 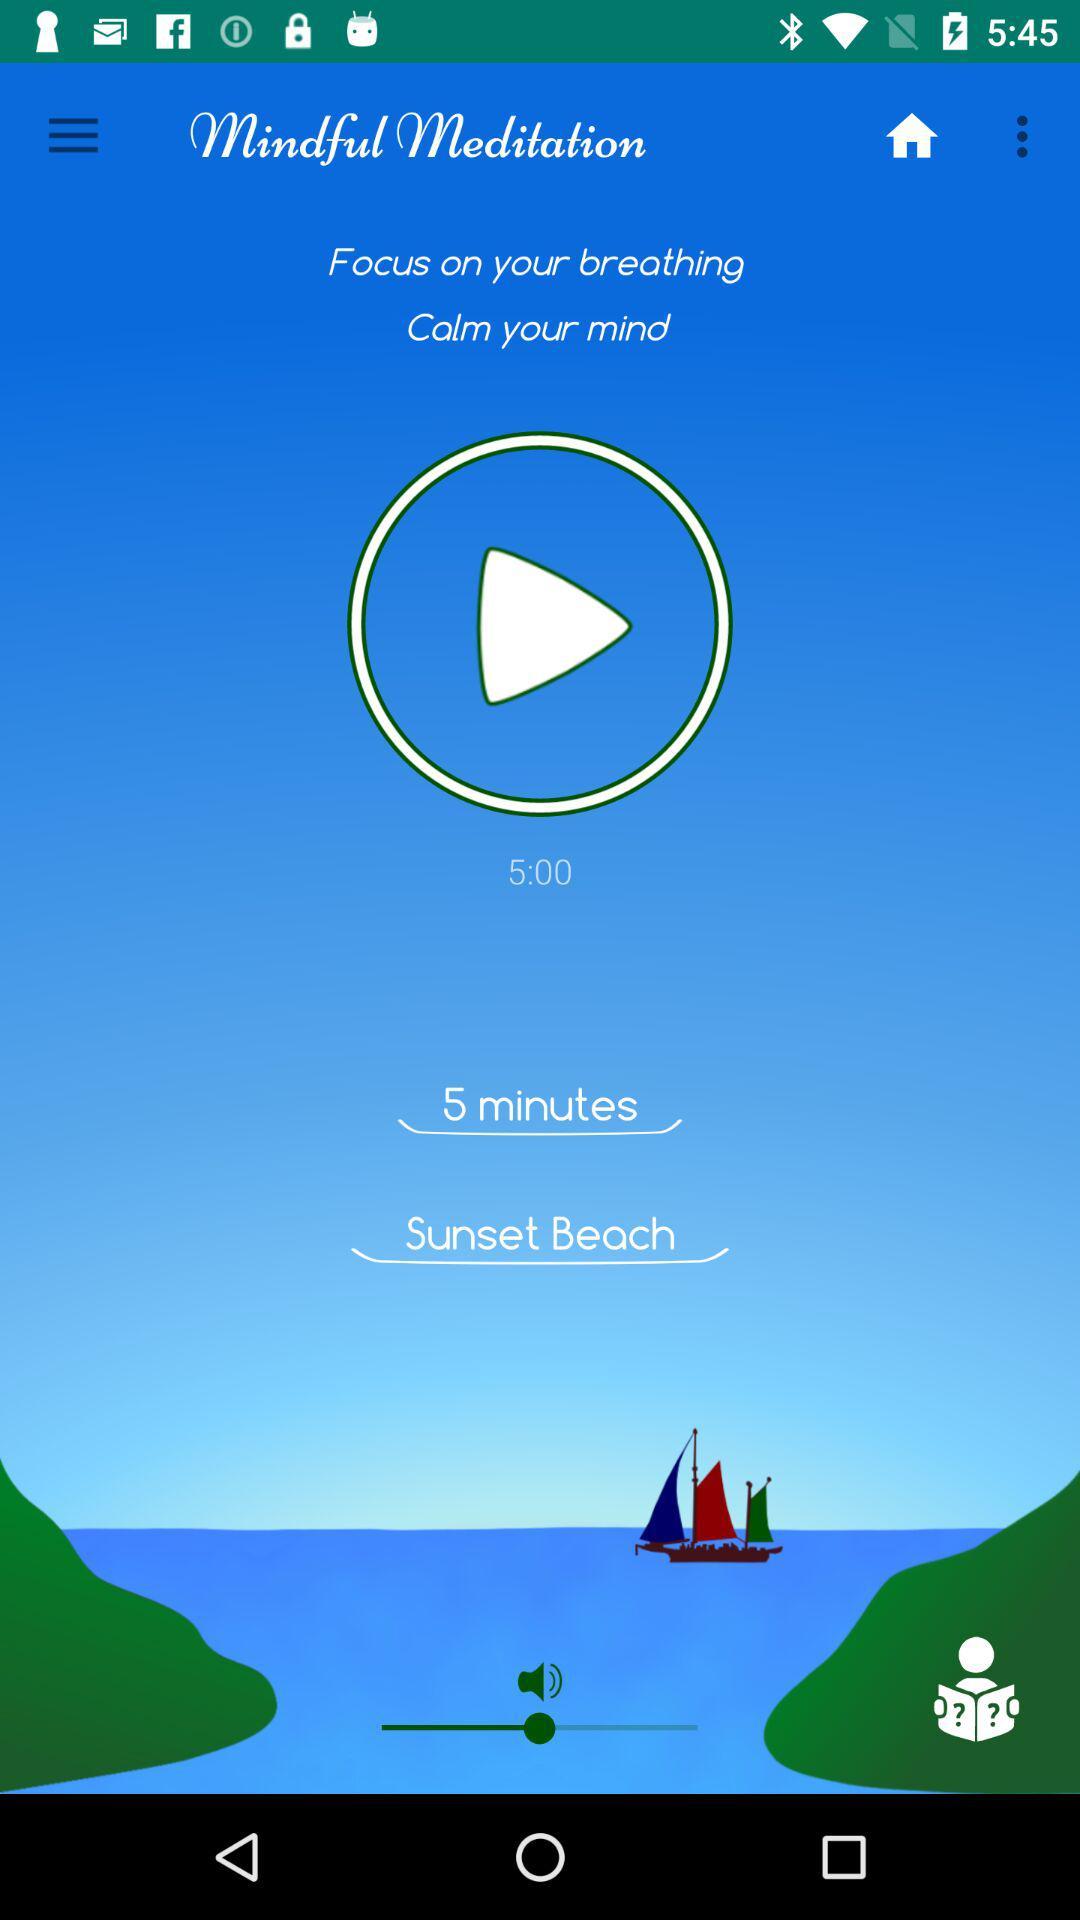 What do you see at coordinates (911, 135) in the screenshot?
I see `item to the right of the mindful meditation item` at bounding box center [911, 135].